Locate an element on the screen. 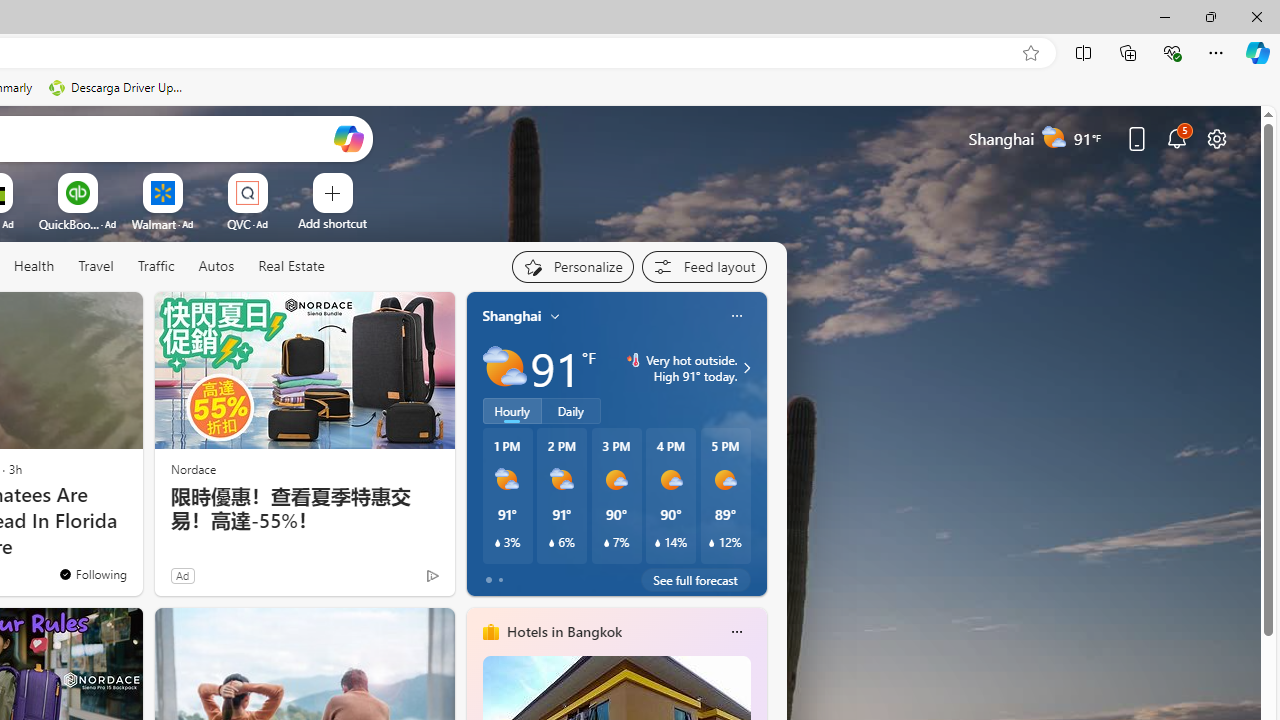 This screenshot has width=1280, height=720. 'Travel' is located at coordinates (95, 266).